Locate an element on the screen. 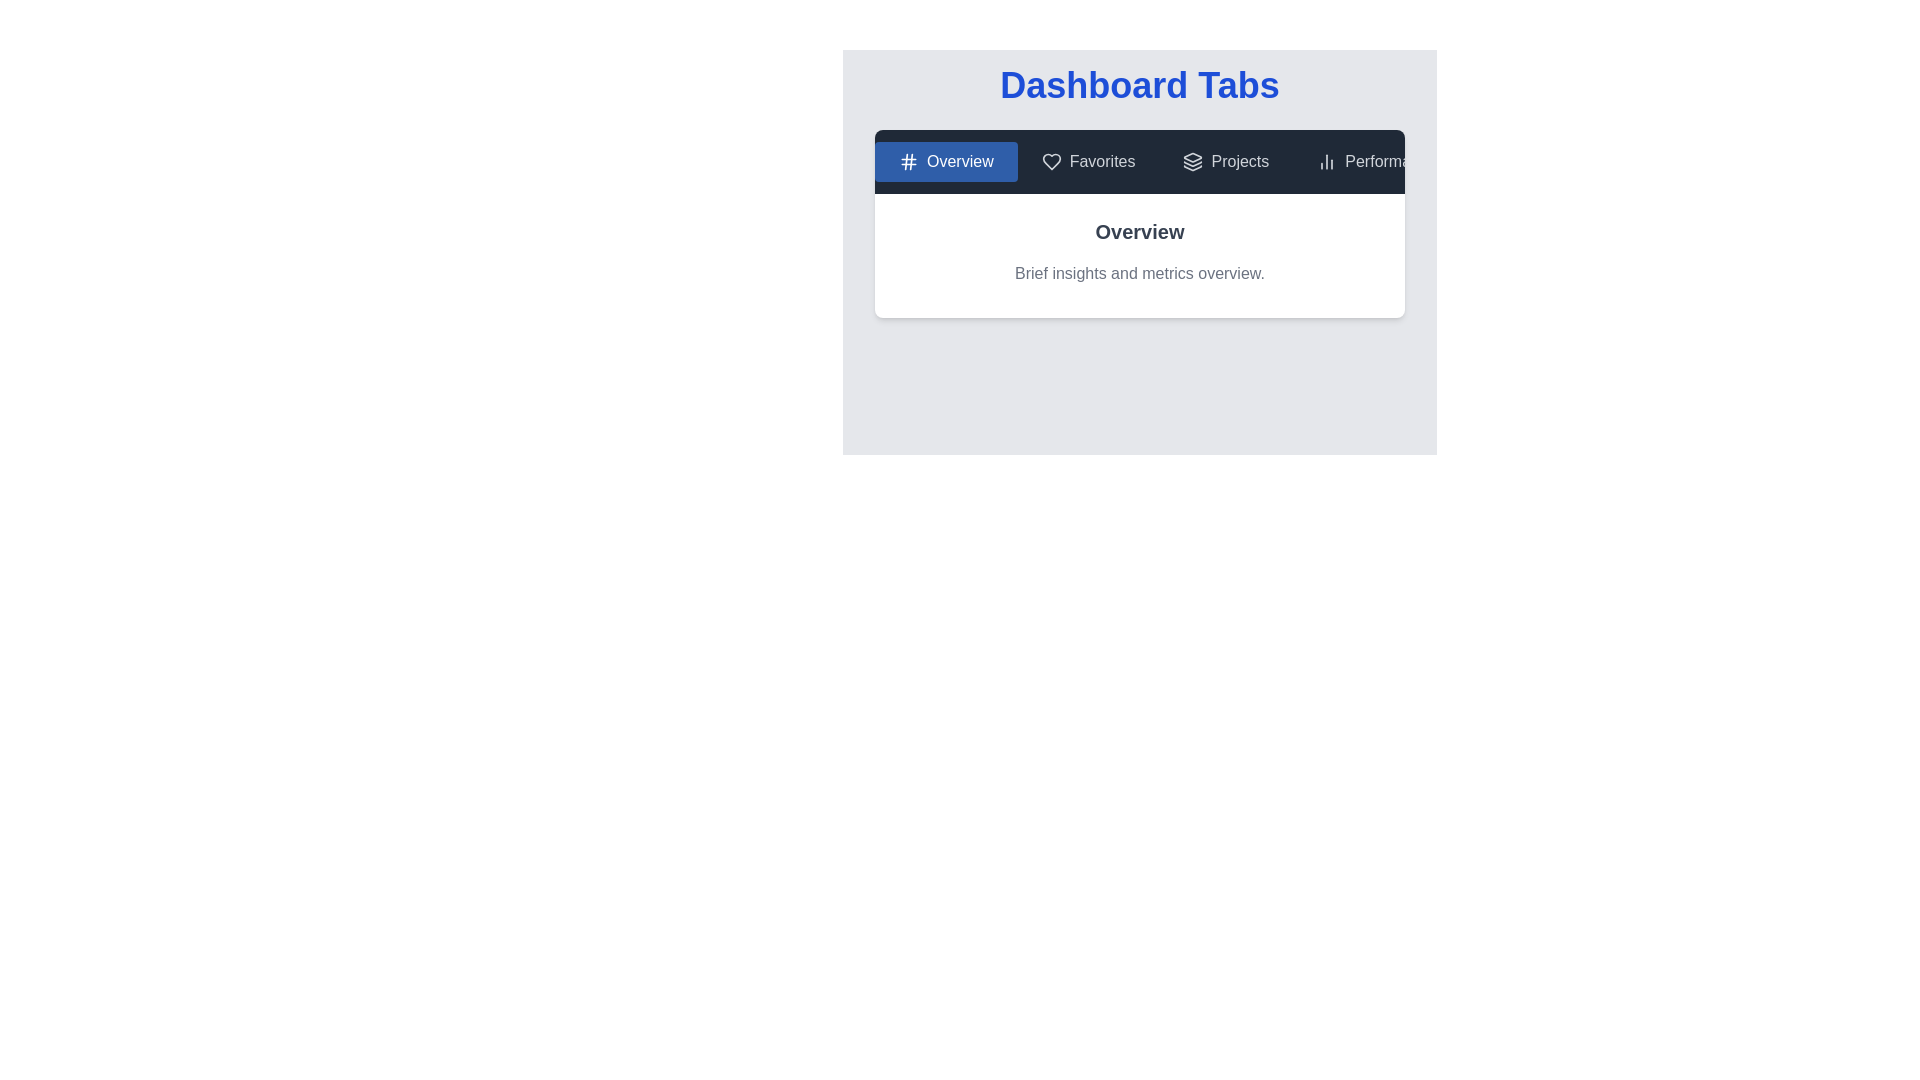 The width and height of the screenshot is (1920, 1080). the tab labeled Overview by clicking on its button is located at coordinates (945, 161).